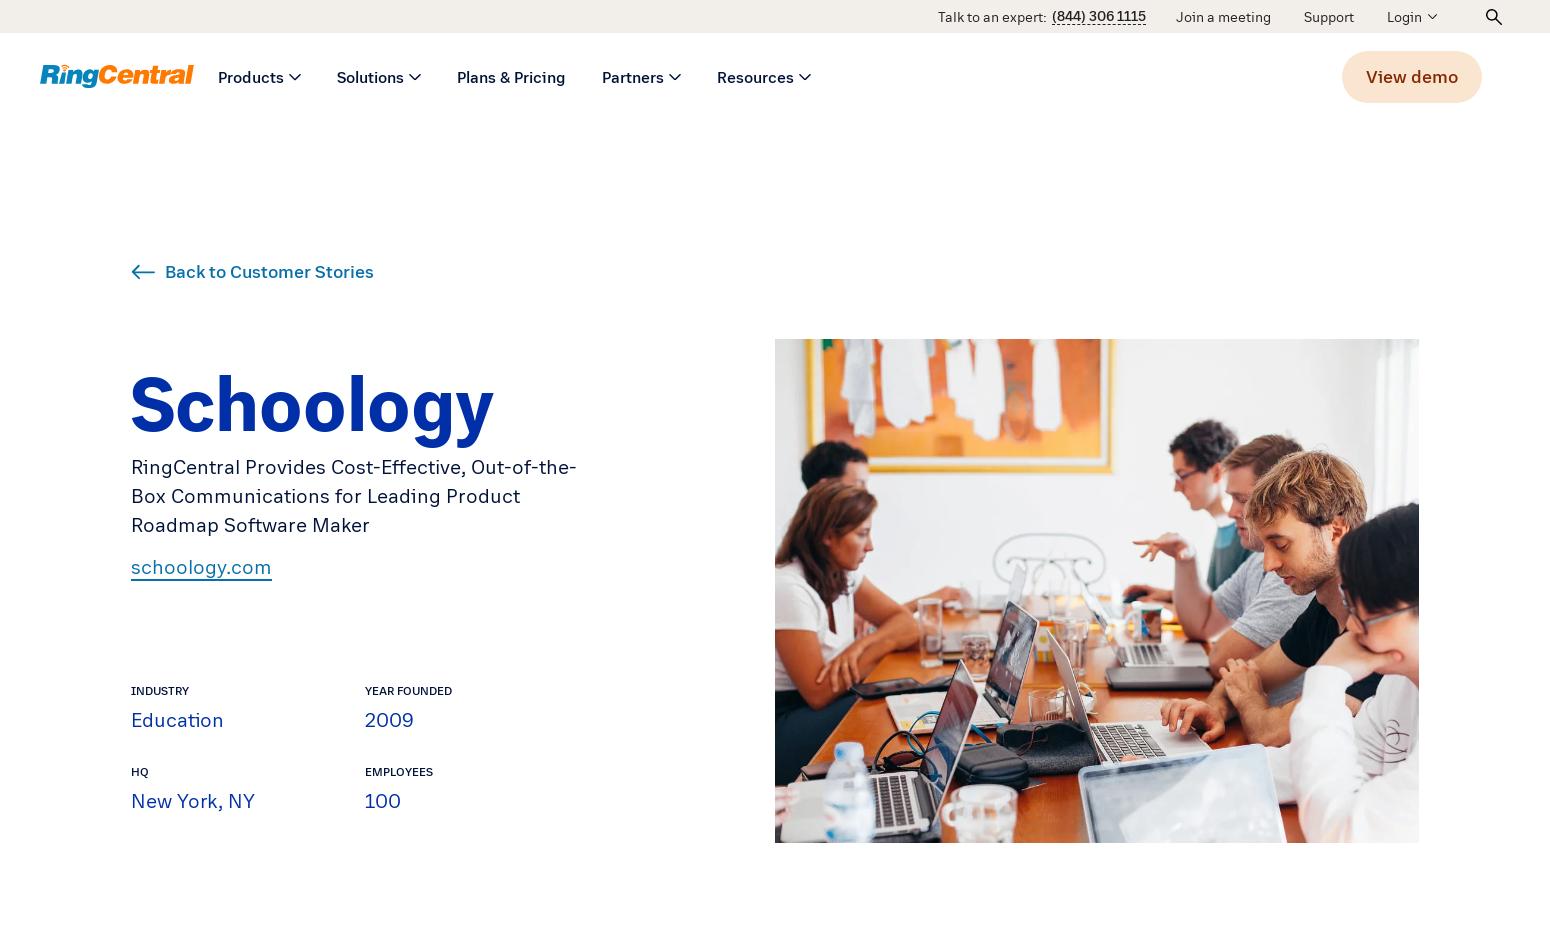  I want to click on 'View demo', so click(1411, 74).